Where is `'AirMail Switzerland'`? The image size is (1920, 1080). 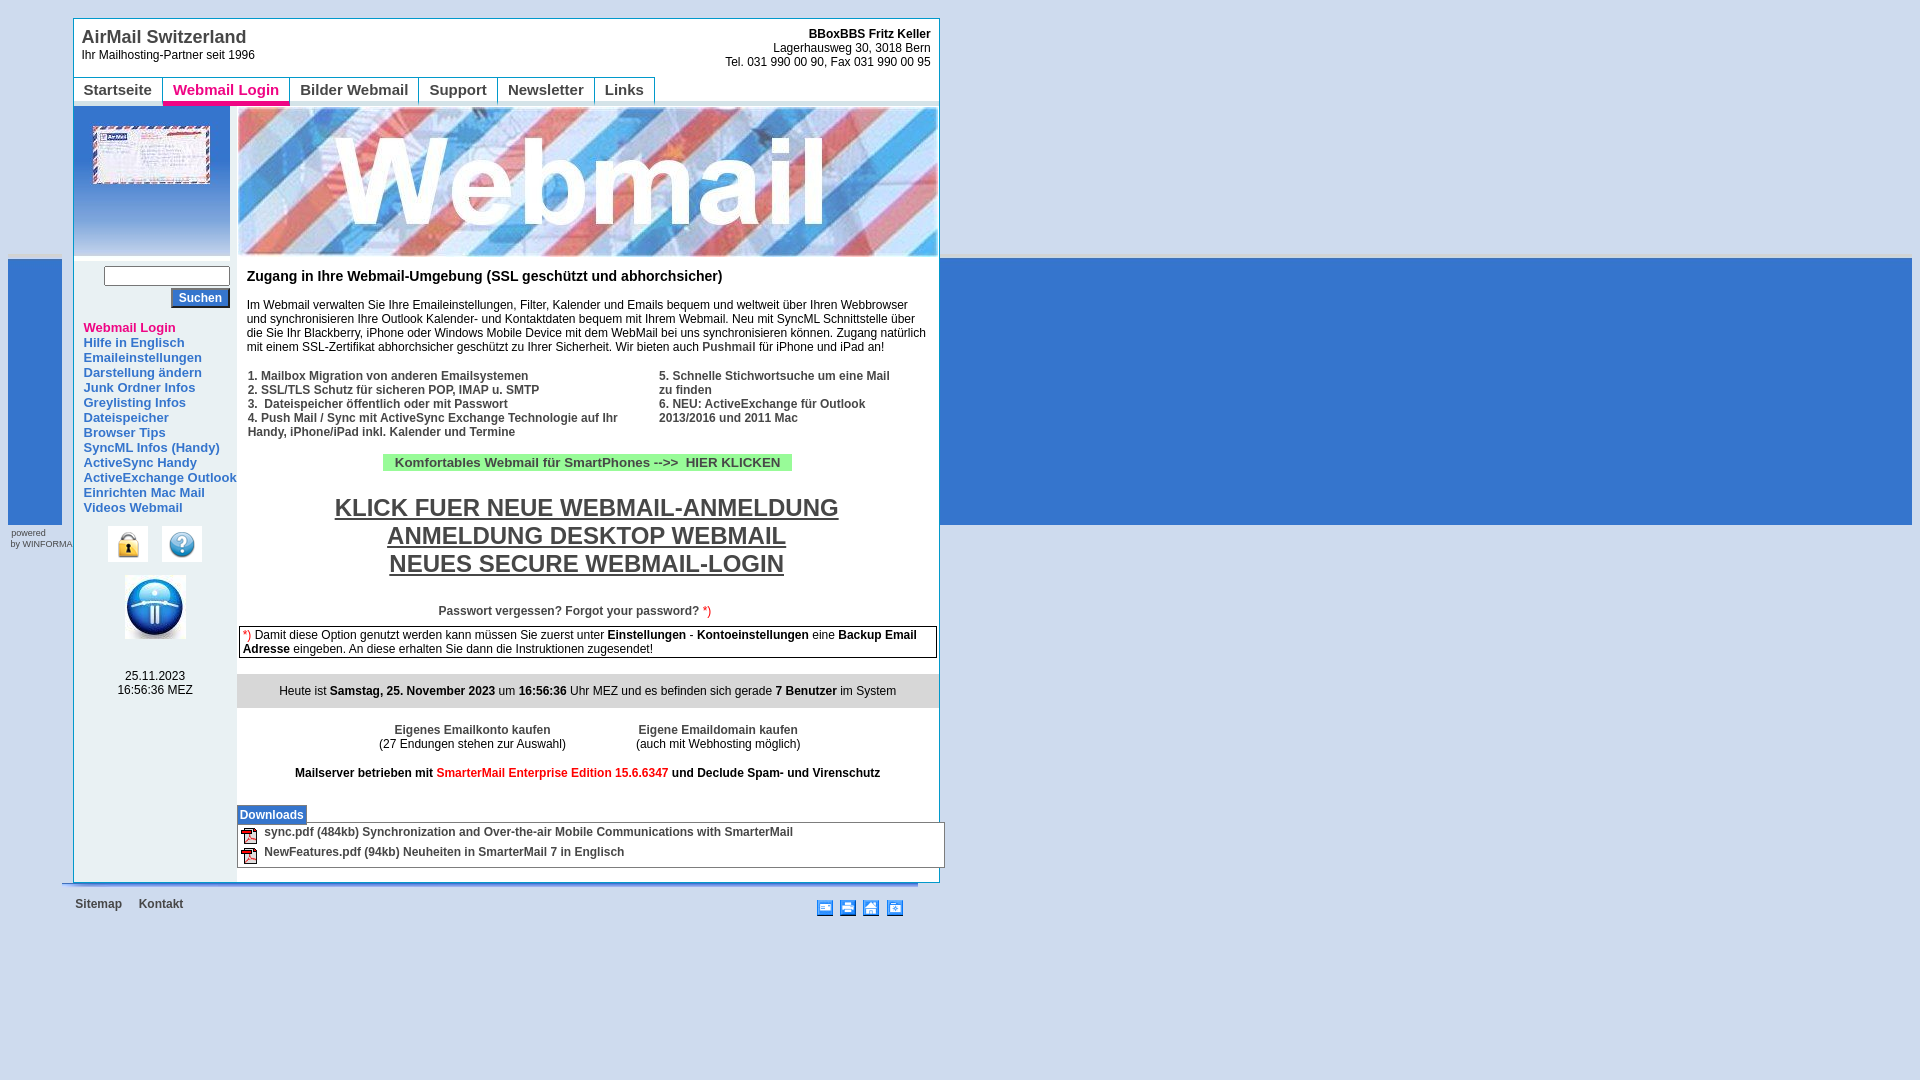
'AirMail Switzerland' is located at coordinates (80, 37).